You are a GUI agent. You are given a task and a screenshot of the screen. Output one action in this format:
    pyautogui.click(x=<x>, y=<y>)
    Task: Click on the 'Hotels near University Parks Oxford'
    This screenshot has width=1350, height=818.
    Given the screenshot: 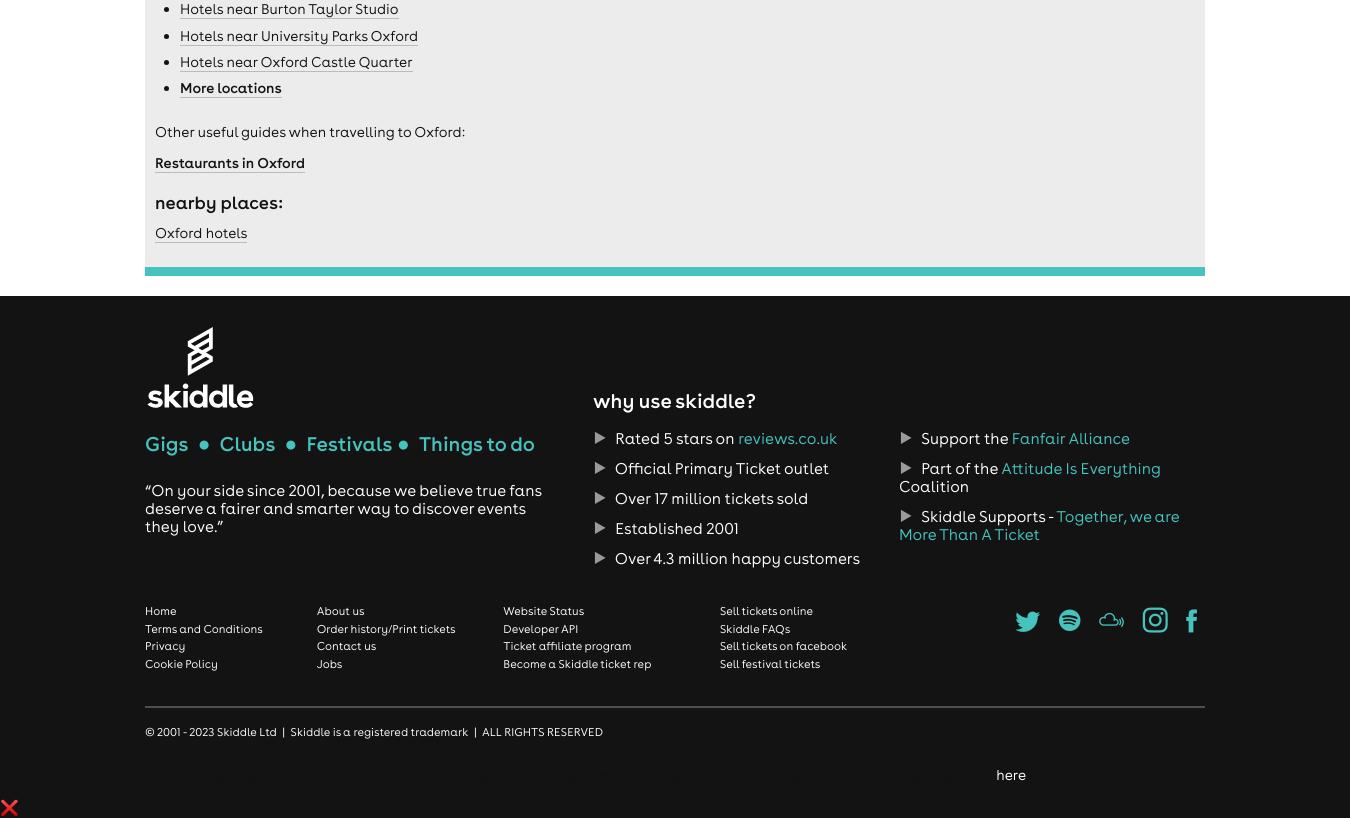 What is the action you would take?
    pyautogui.click(x=297, y=34)
    